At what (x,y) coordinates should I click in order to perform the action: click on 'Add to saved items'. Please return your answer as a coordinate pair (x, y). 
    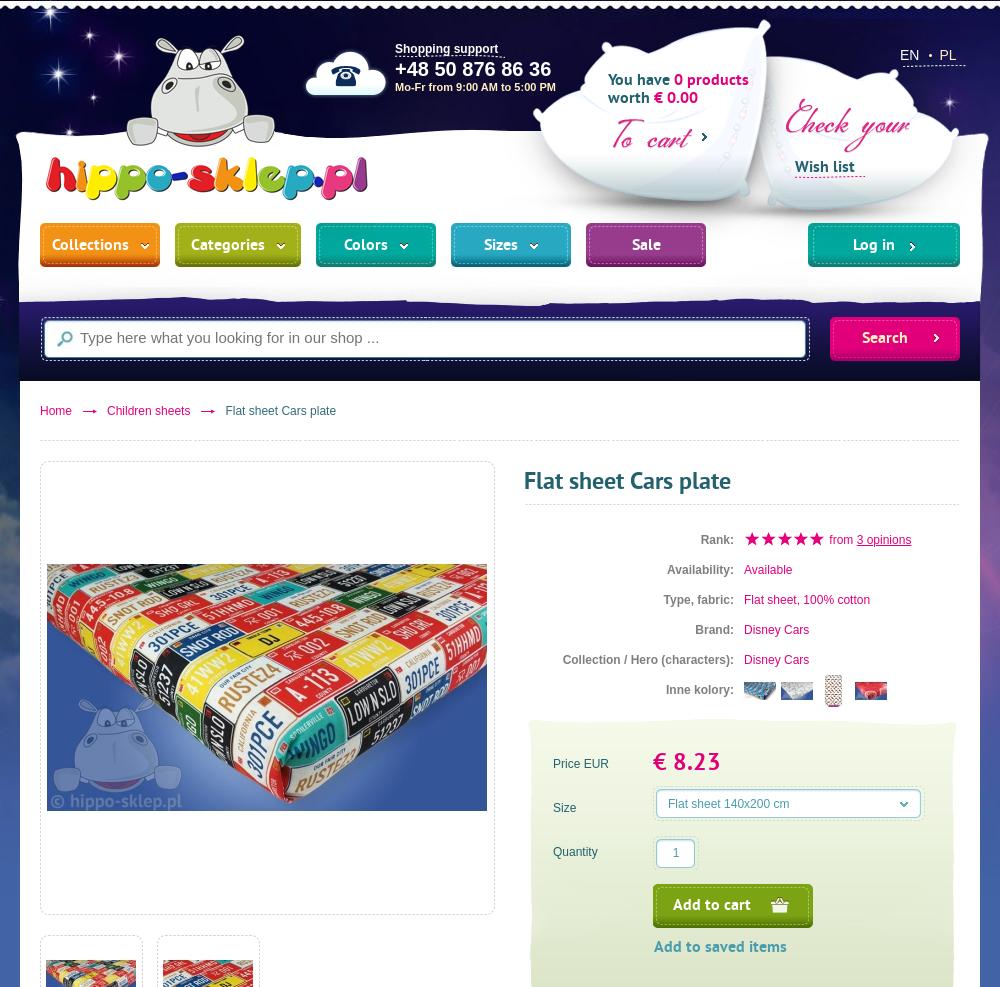
    Looking at the image, I should click on (719, 948).